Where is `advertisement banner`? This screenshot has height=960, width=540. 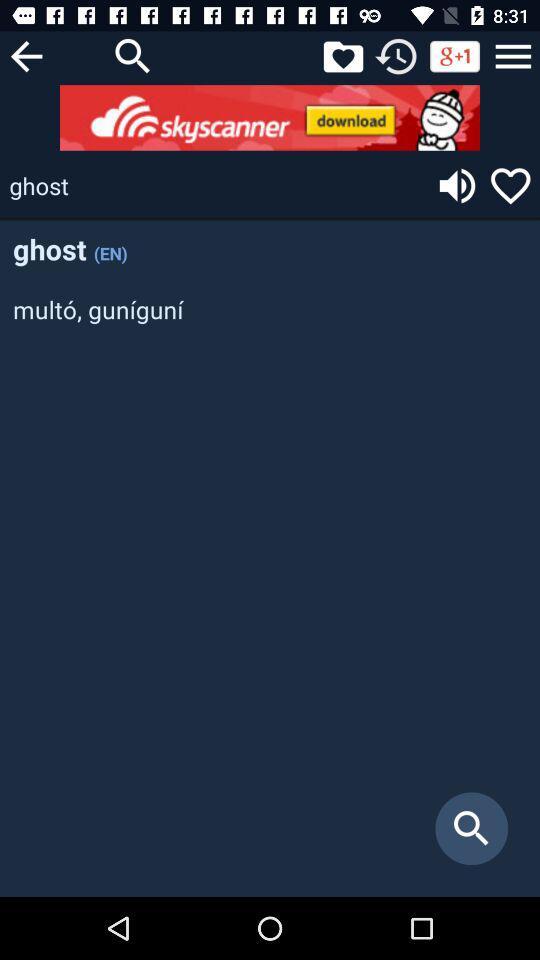 advertisement banner is located at coordinates (270, 117).